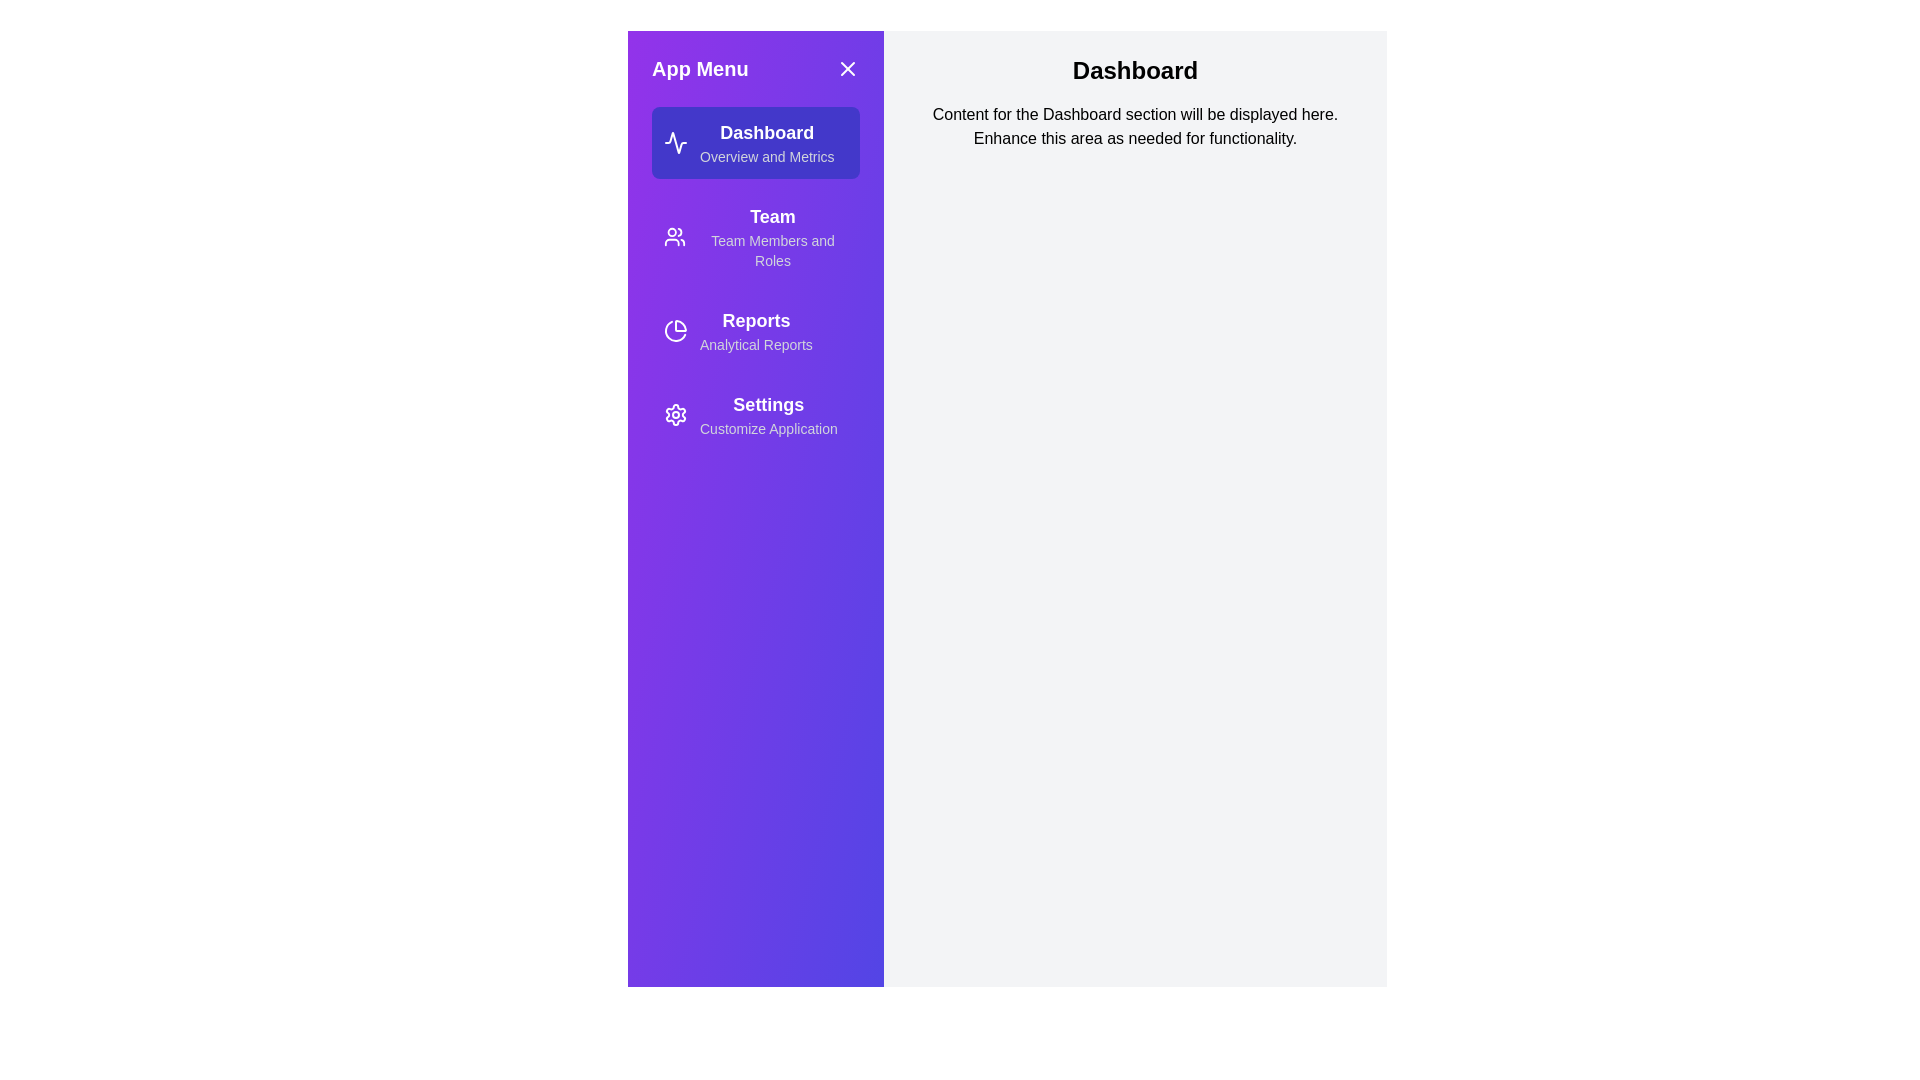  Describe the element at coordinates (754, 414) in the screenshot. I see `the menu item Settings to observe its visual effect` at that location.